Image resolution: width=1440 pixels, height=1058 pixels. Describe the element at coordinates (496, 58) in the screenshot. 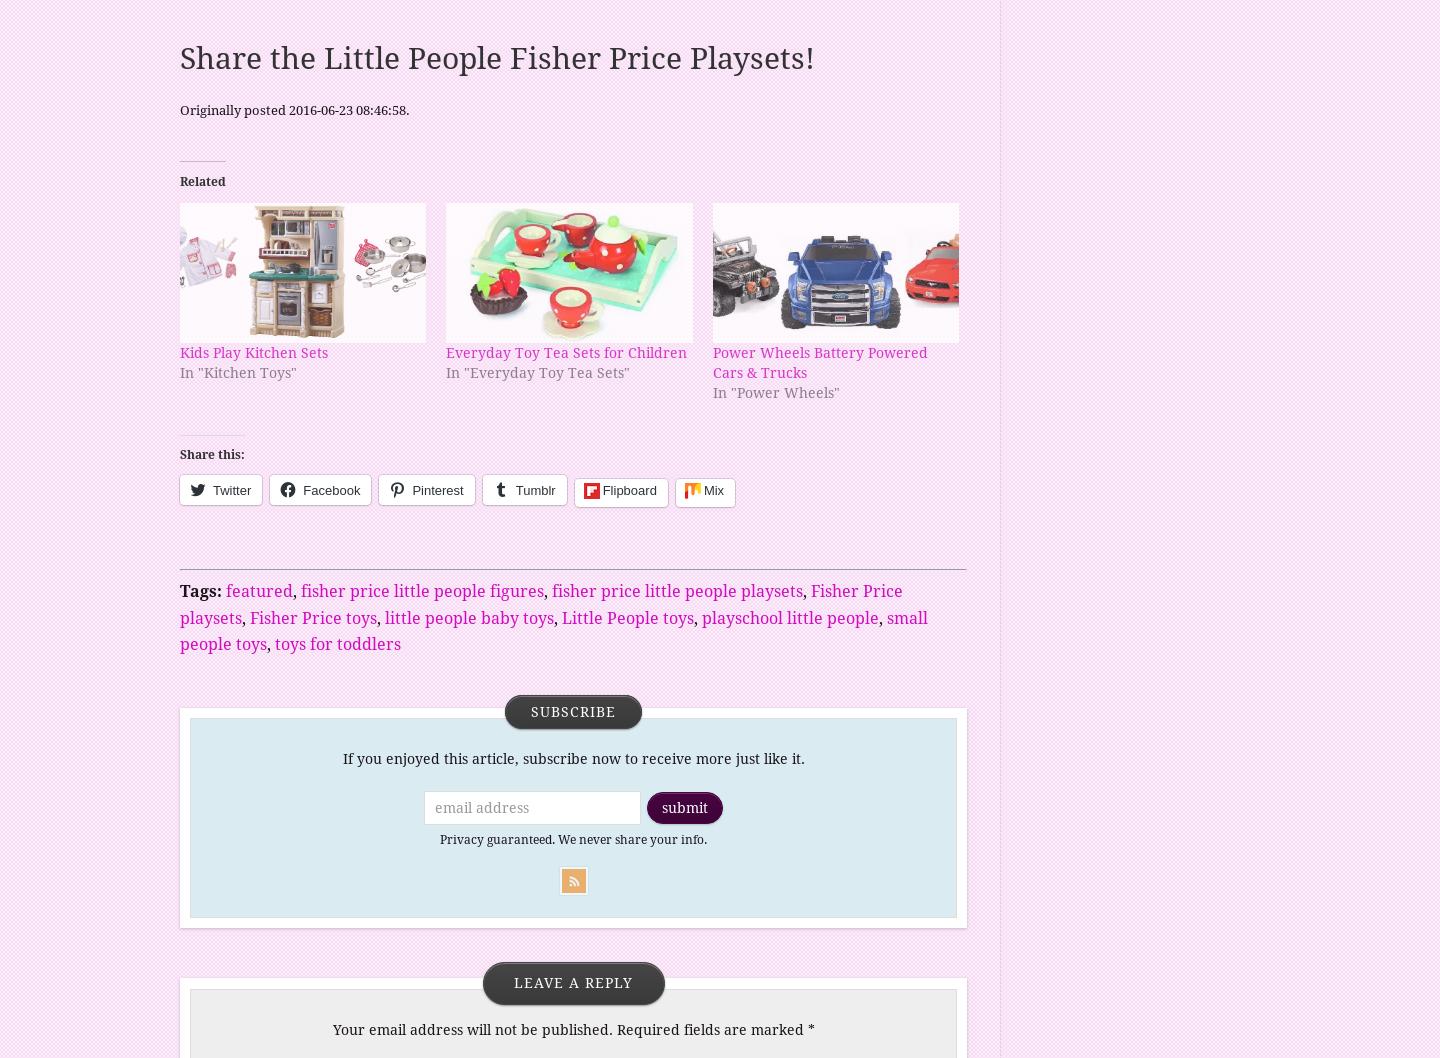

I see `'Share the Little People Fisher Price Playsets!'` at that location.